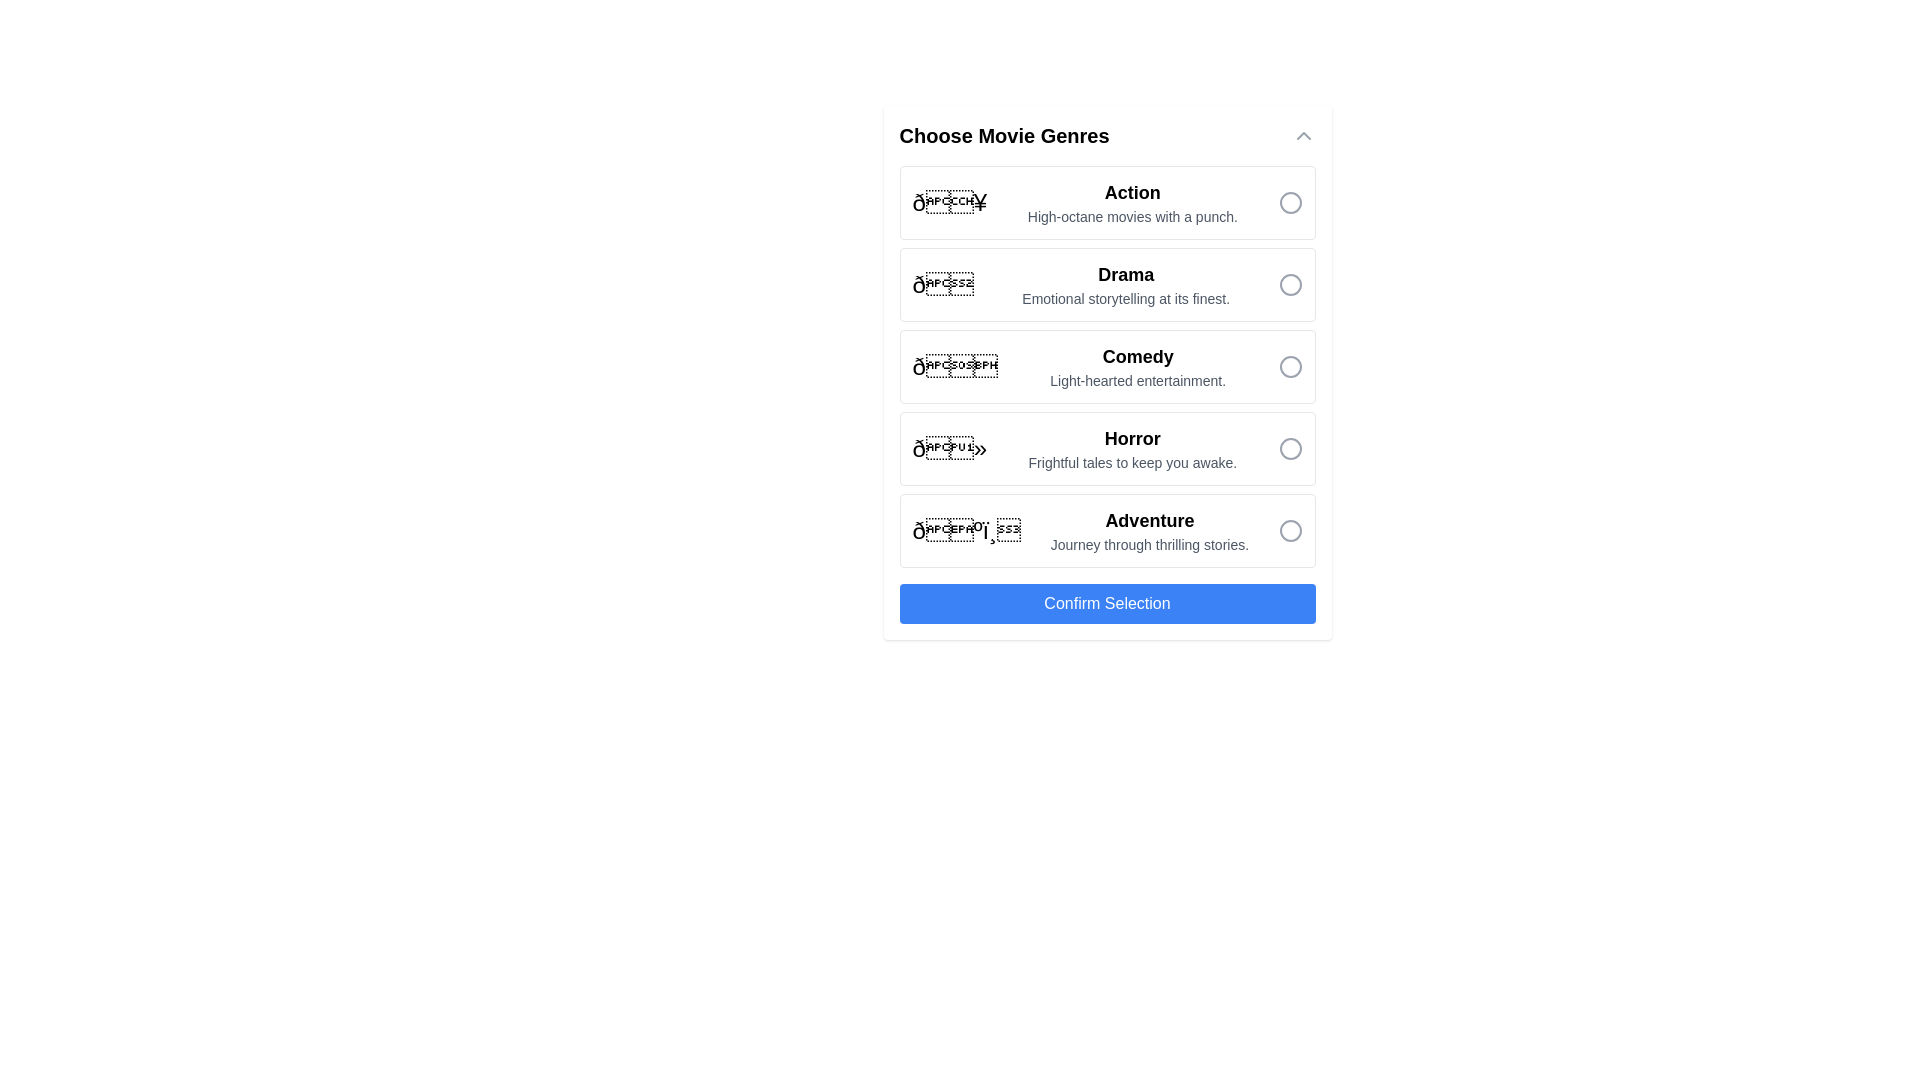  I want to click on the small upward-pointing chevron icon in the top-right corner of the 'Choose Movie Genres' modal, so click(1303, 135).